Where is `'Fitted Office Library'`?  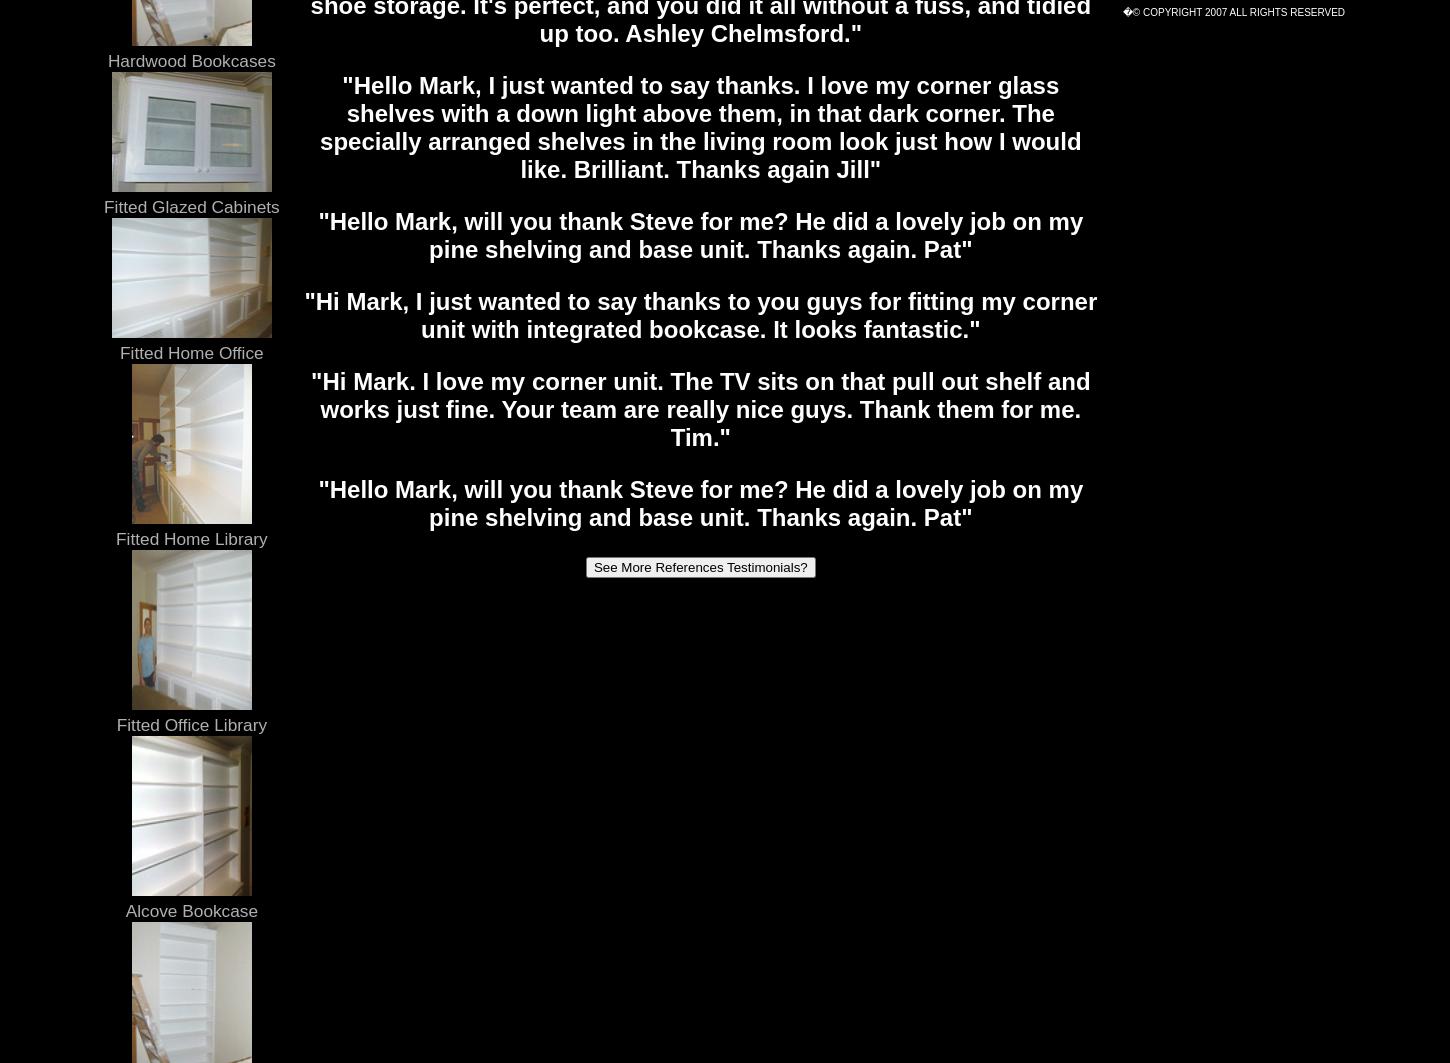
'Fitted Office Library' is located at coordinates (116, 723).